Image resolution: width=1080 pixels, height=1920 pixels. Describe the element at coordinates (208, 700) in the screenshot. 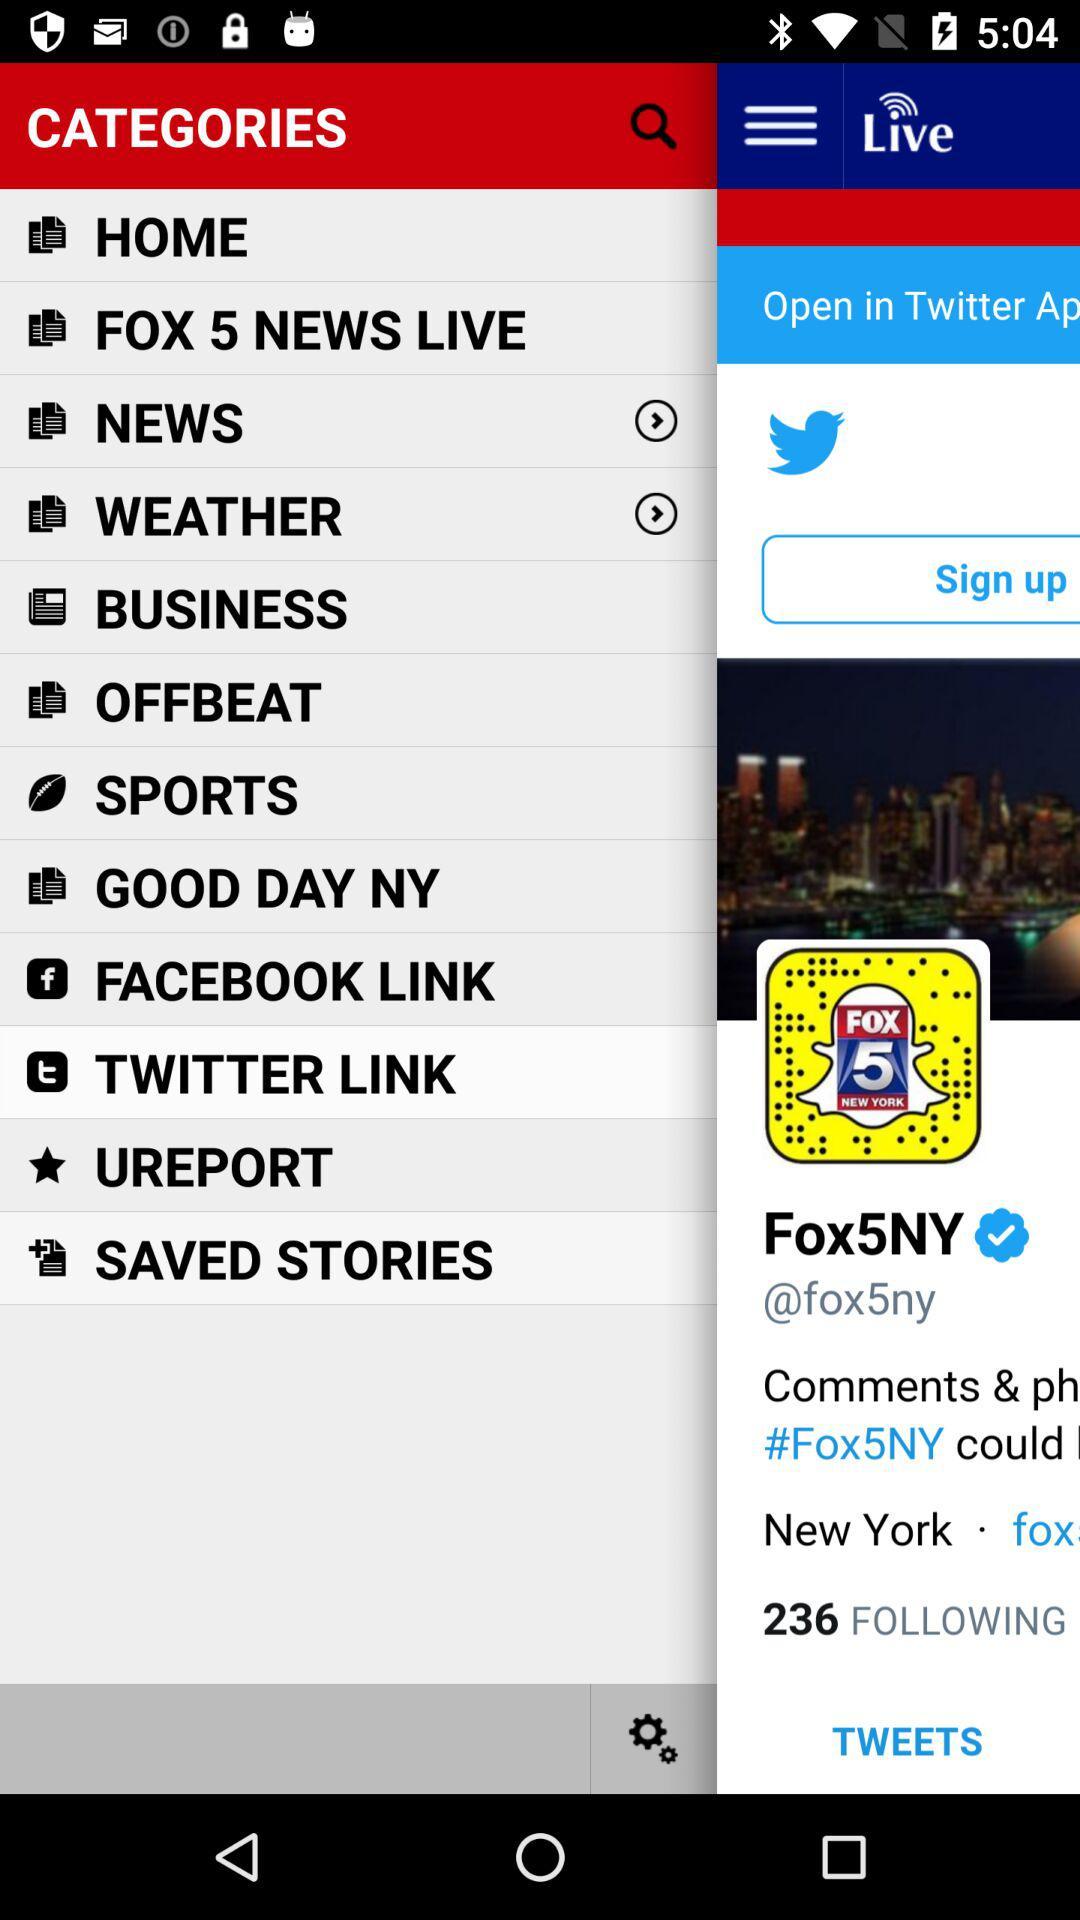

I see `the item below the business icon` at that location.